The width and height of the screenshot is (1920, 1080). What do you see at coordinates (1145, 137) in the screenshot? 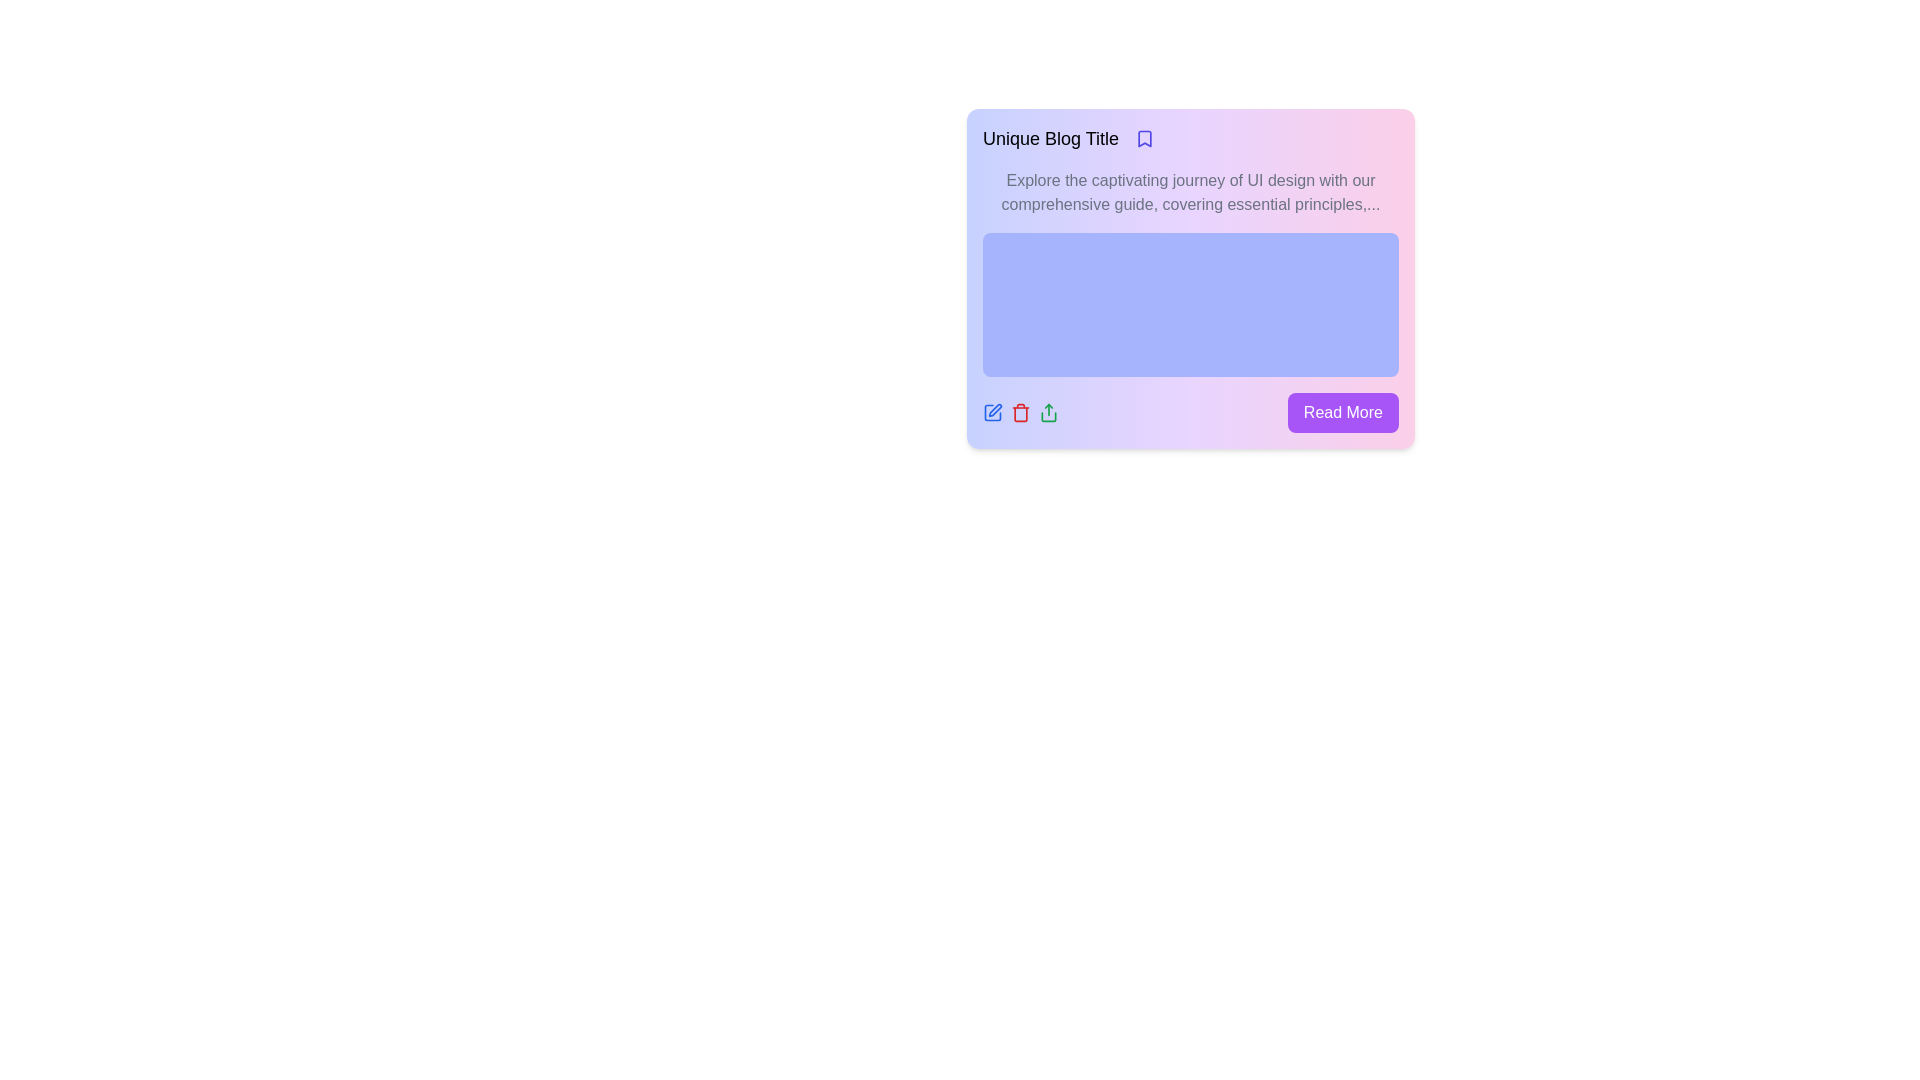
I see `the bookmark icon, which is outlined in indigo and located at the center-top of the blog card` at bounding box center [1145, 137].